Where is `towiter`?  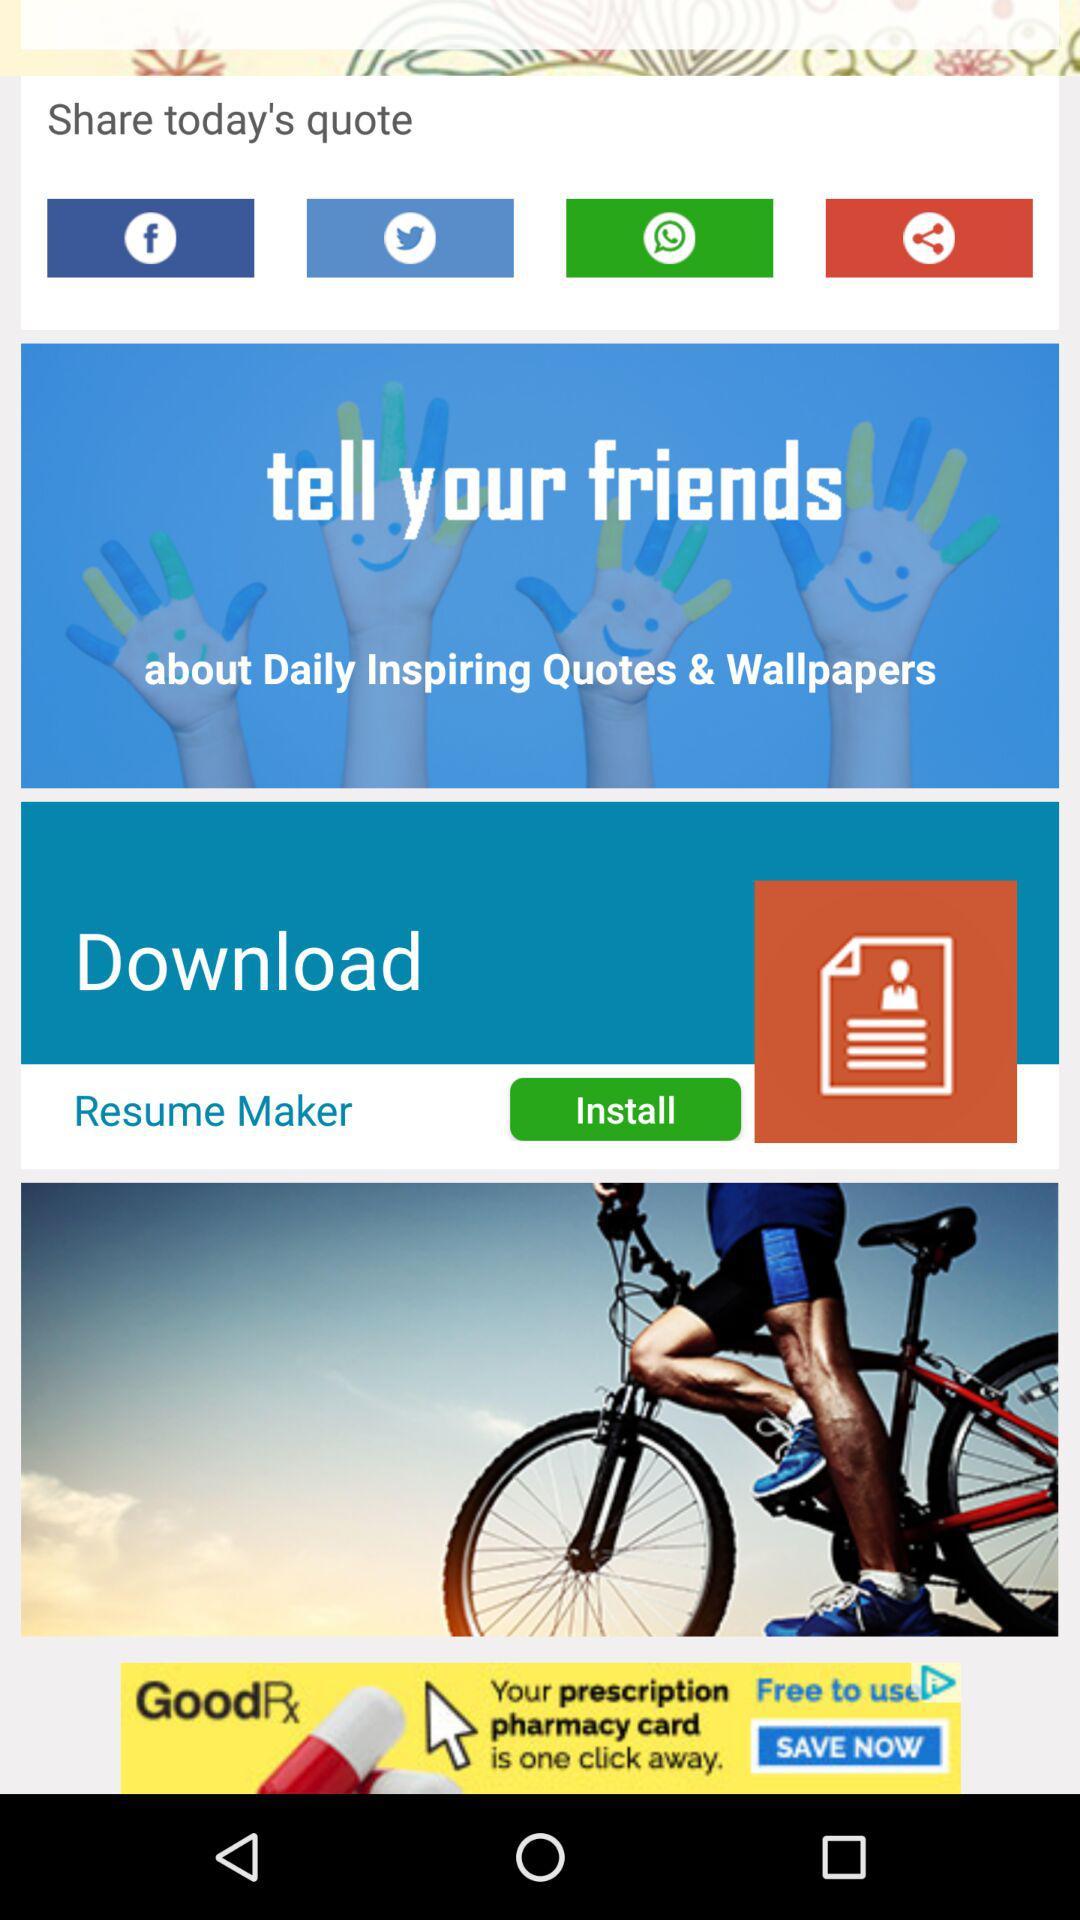
towiter is located at coordinates (409, 238).